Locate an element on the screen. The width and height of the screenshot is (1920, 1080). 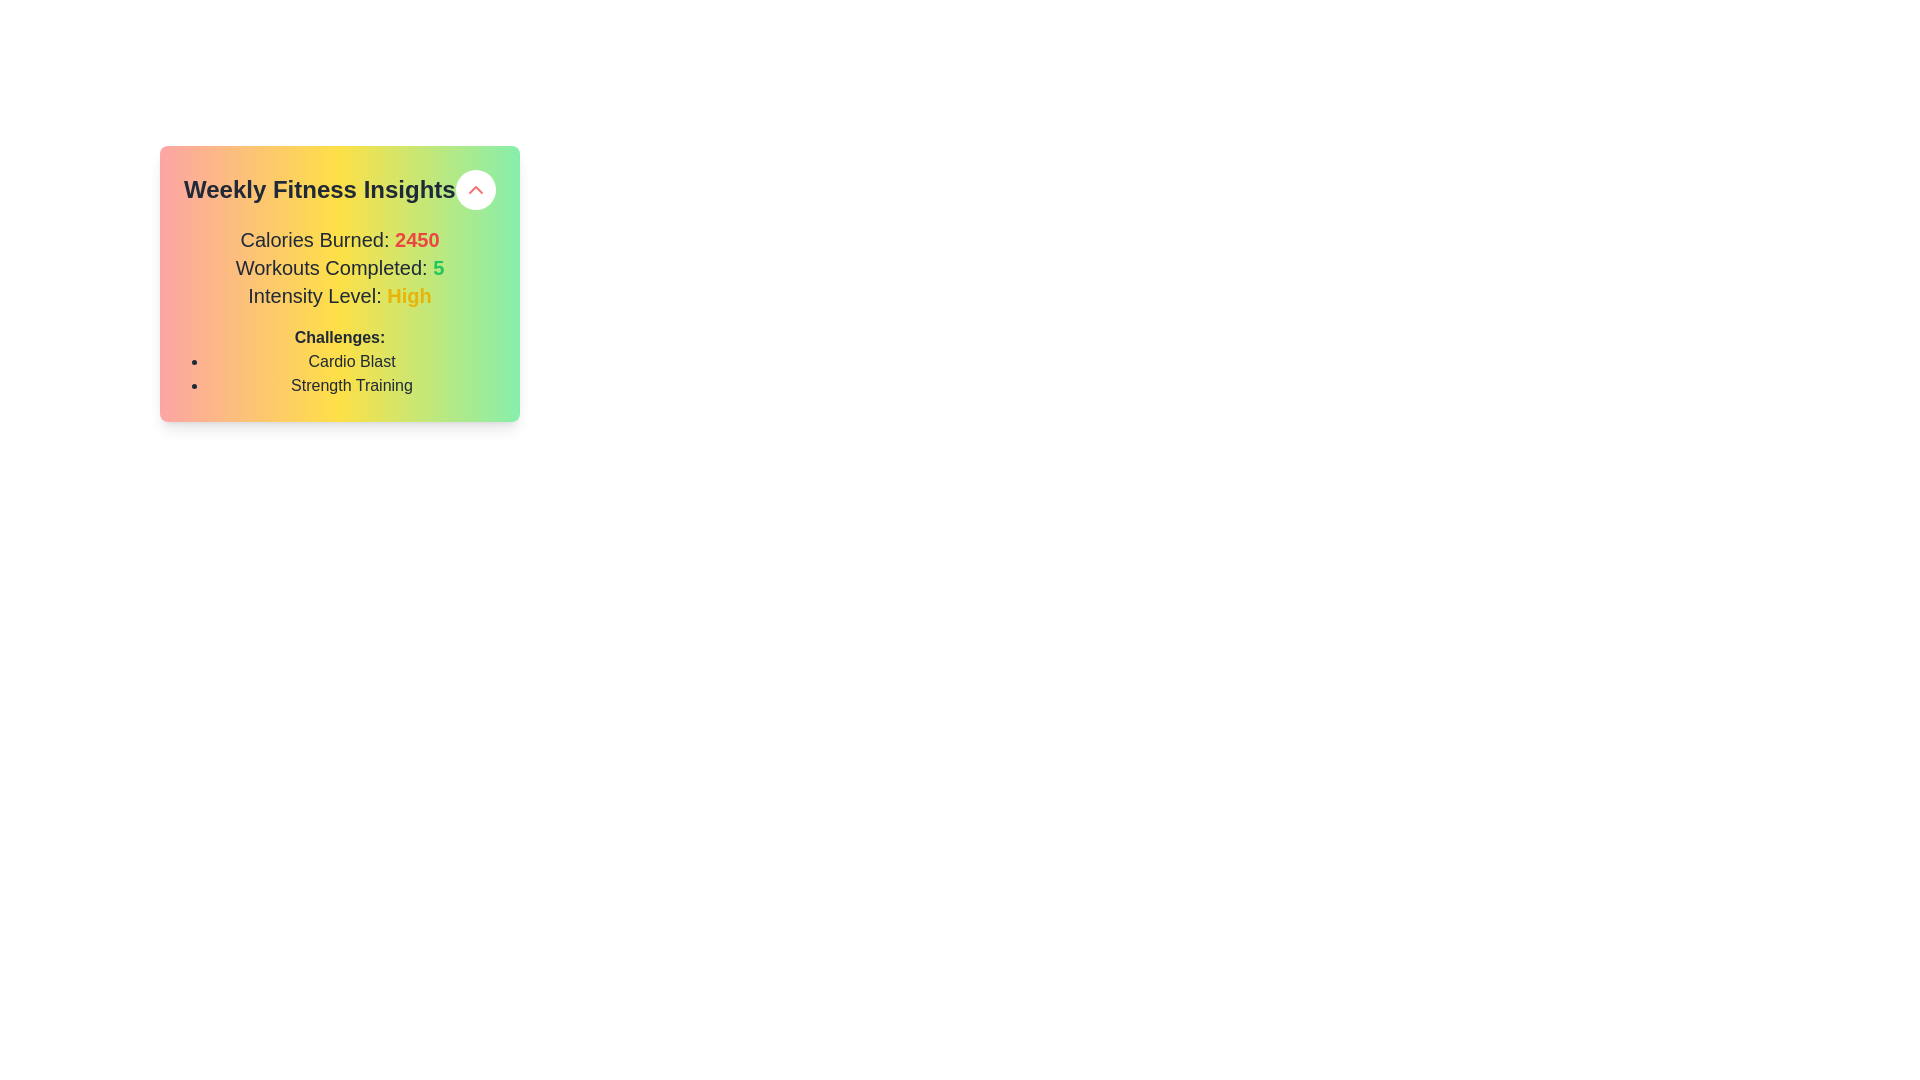
the Text label indicating the intensity level of the user's fitness activity, located to the right of 'Intensity Level:' within the card is located at coordinates (408, 296).